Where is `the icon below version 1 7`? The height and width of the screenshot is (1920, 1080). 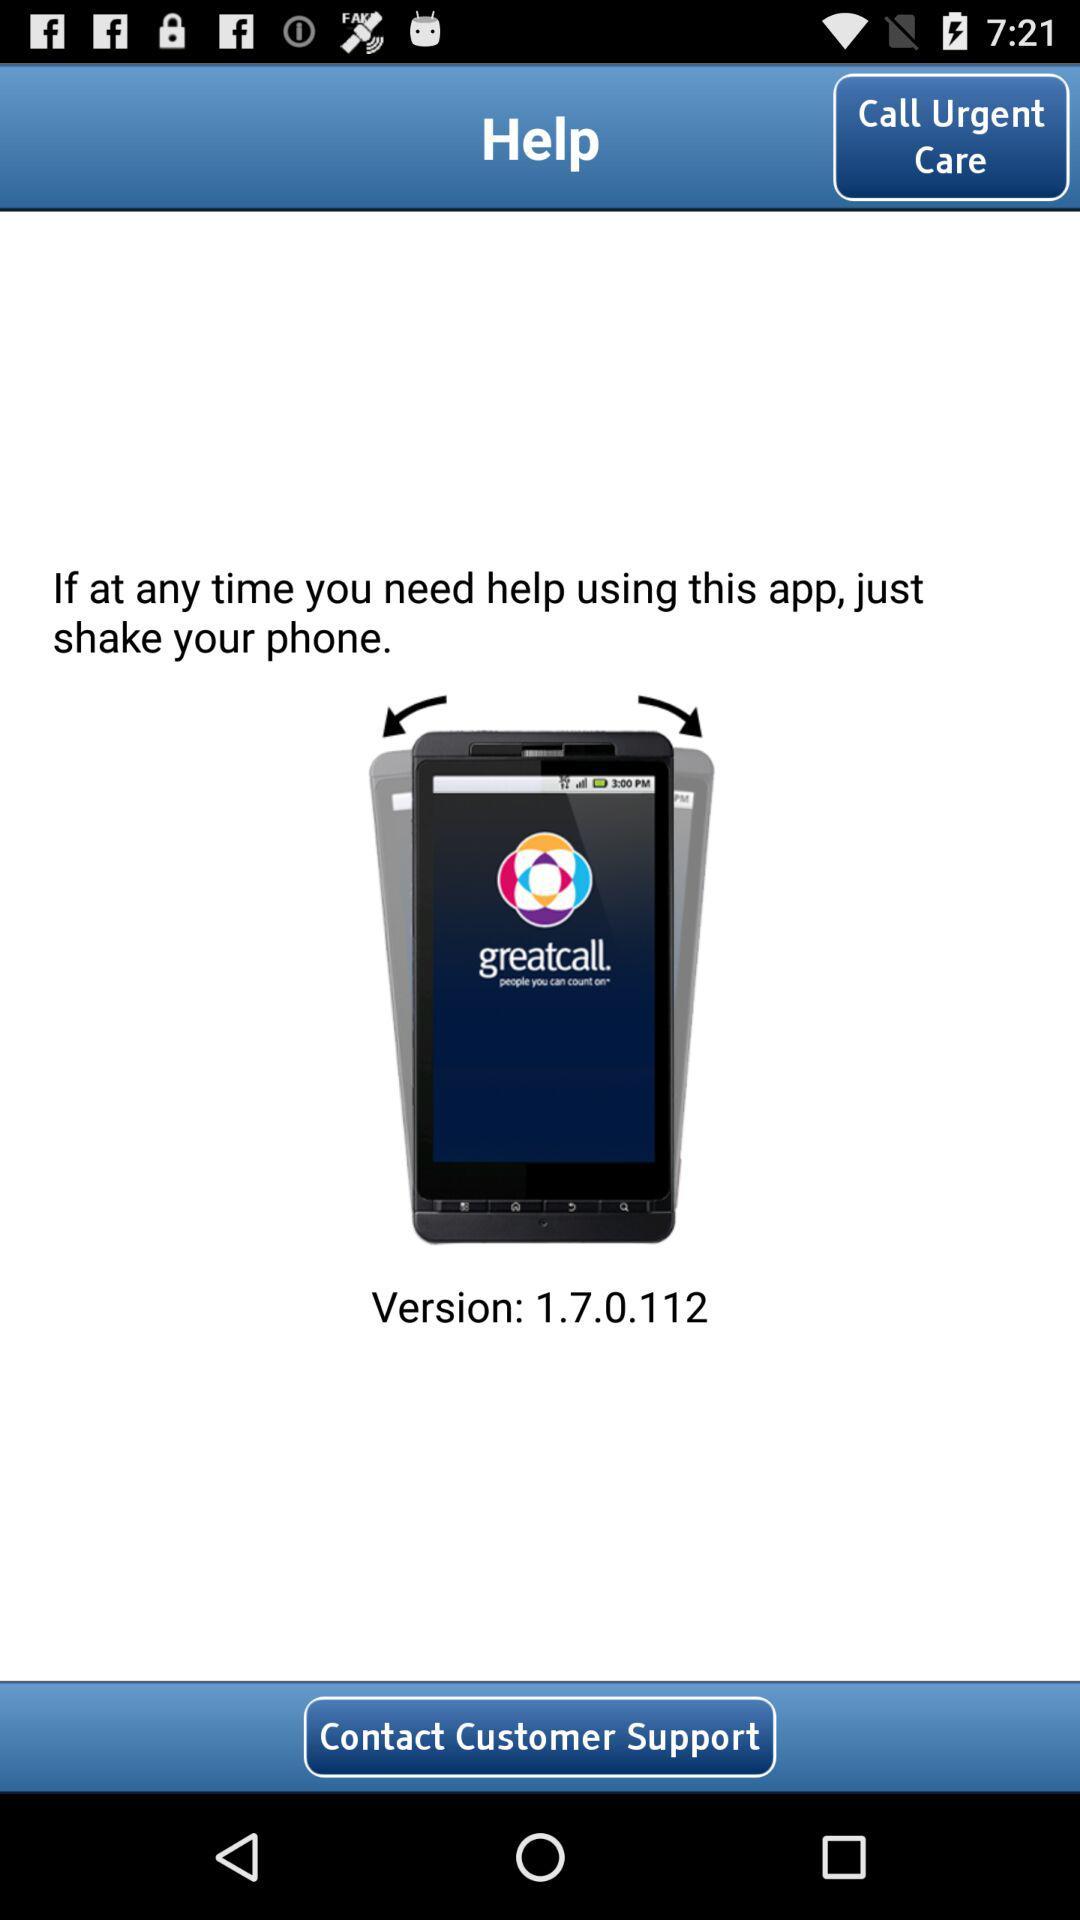
the icon below version 1 7 is located at coordinates (540, 1736).